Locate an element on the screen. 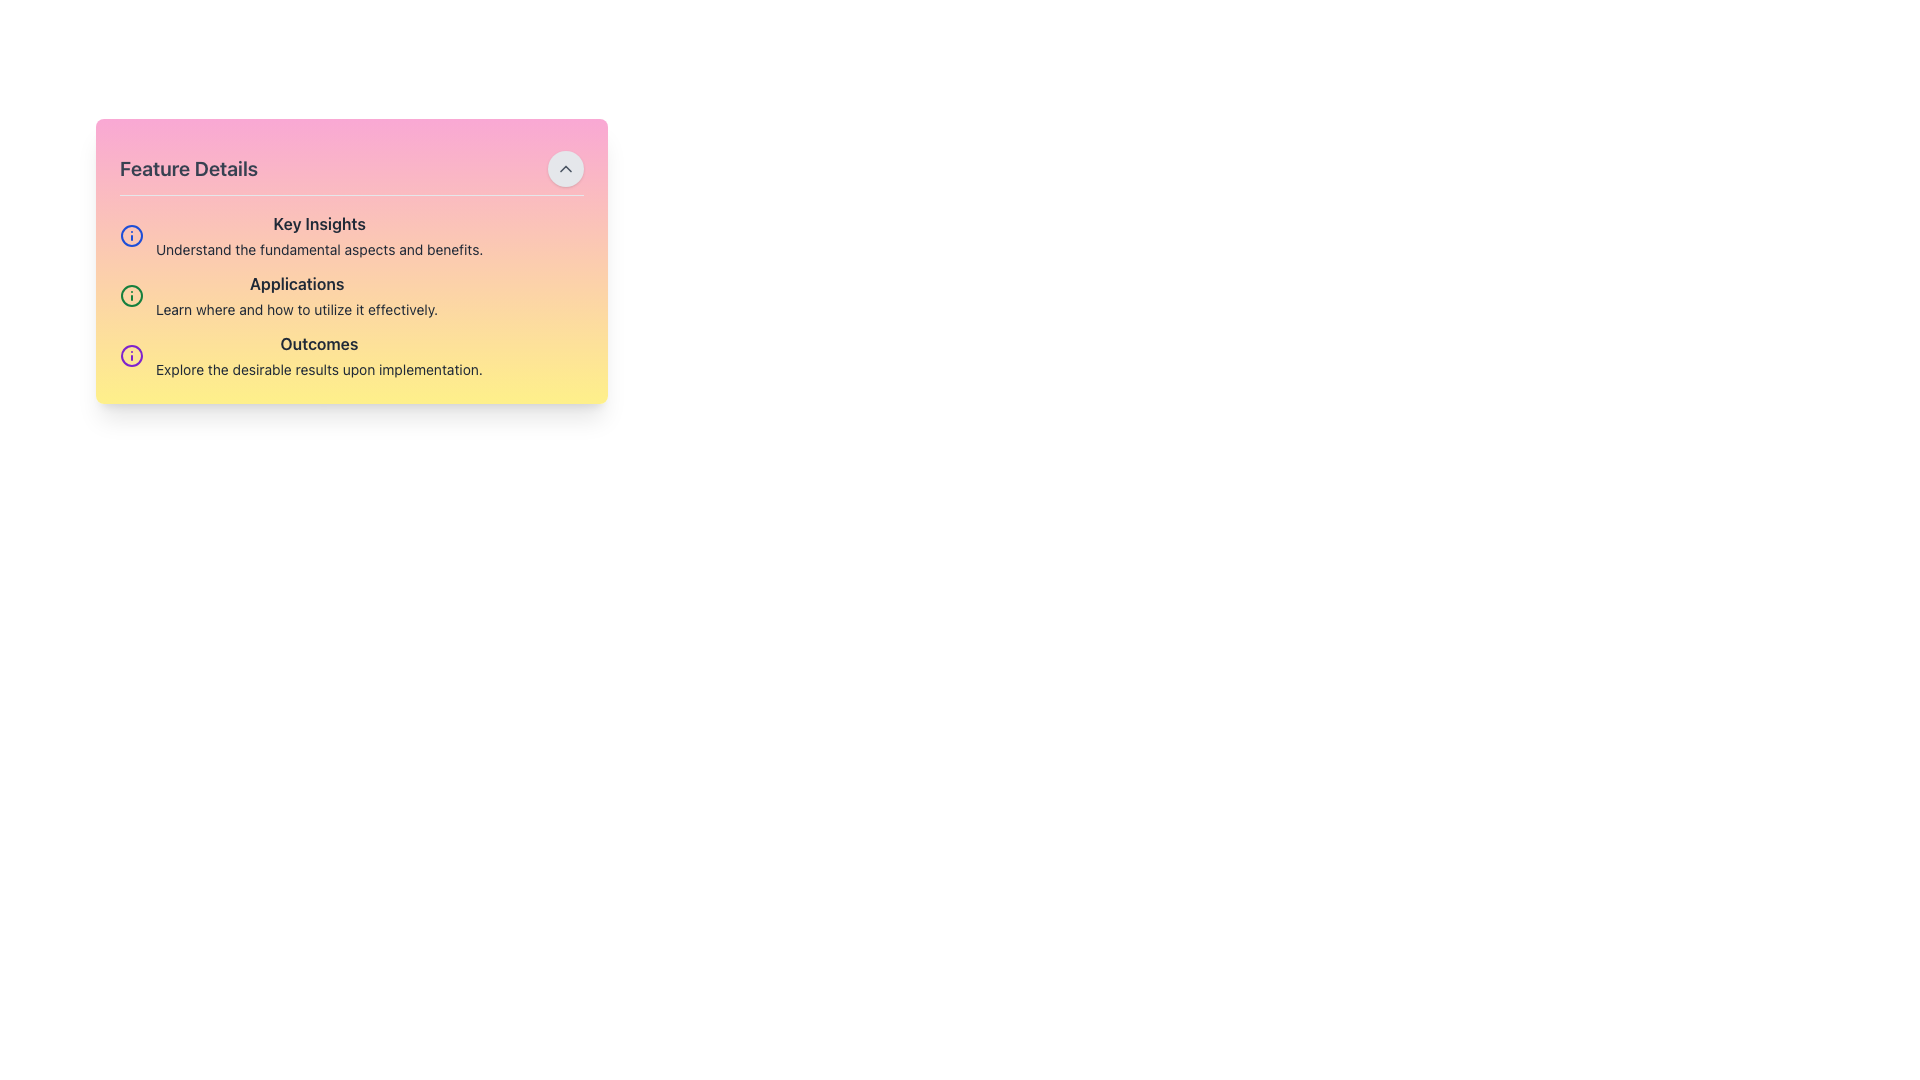 This screenshot has height=1080, width=1920. the upward-pointing chevron icon within the circular button is located at coordinates (565, 168).